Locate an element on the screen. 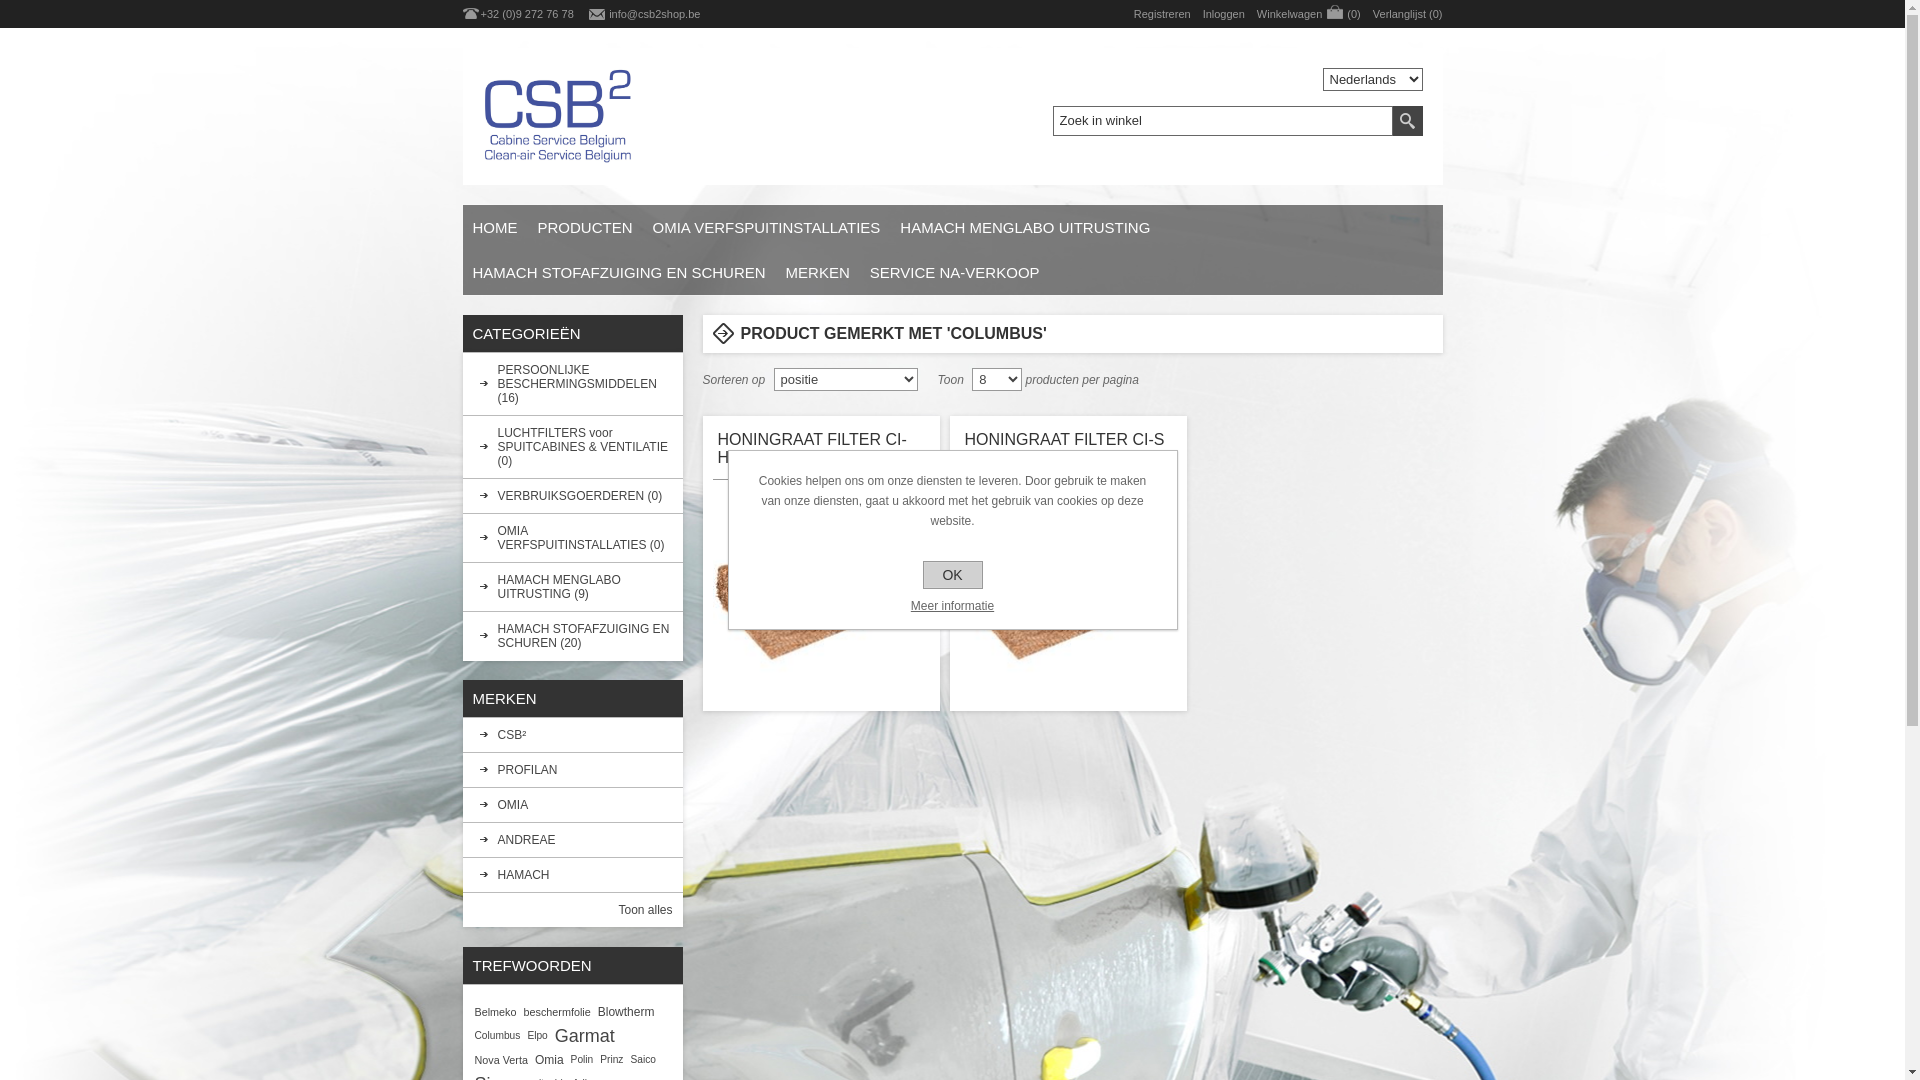 The width and height of the screenshot is (1920, 1080). 'Belmeko' is located at coordinates (494, 1011).